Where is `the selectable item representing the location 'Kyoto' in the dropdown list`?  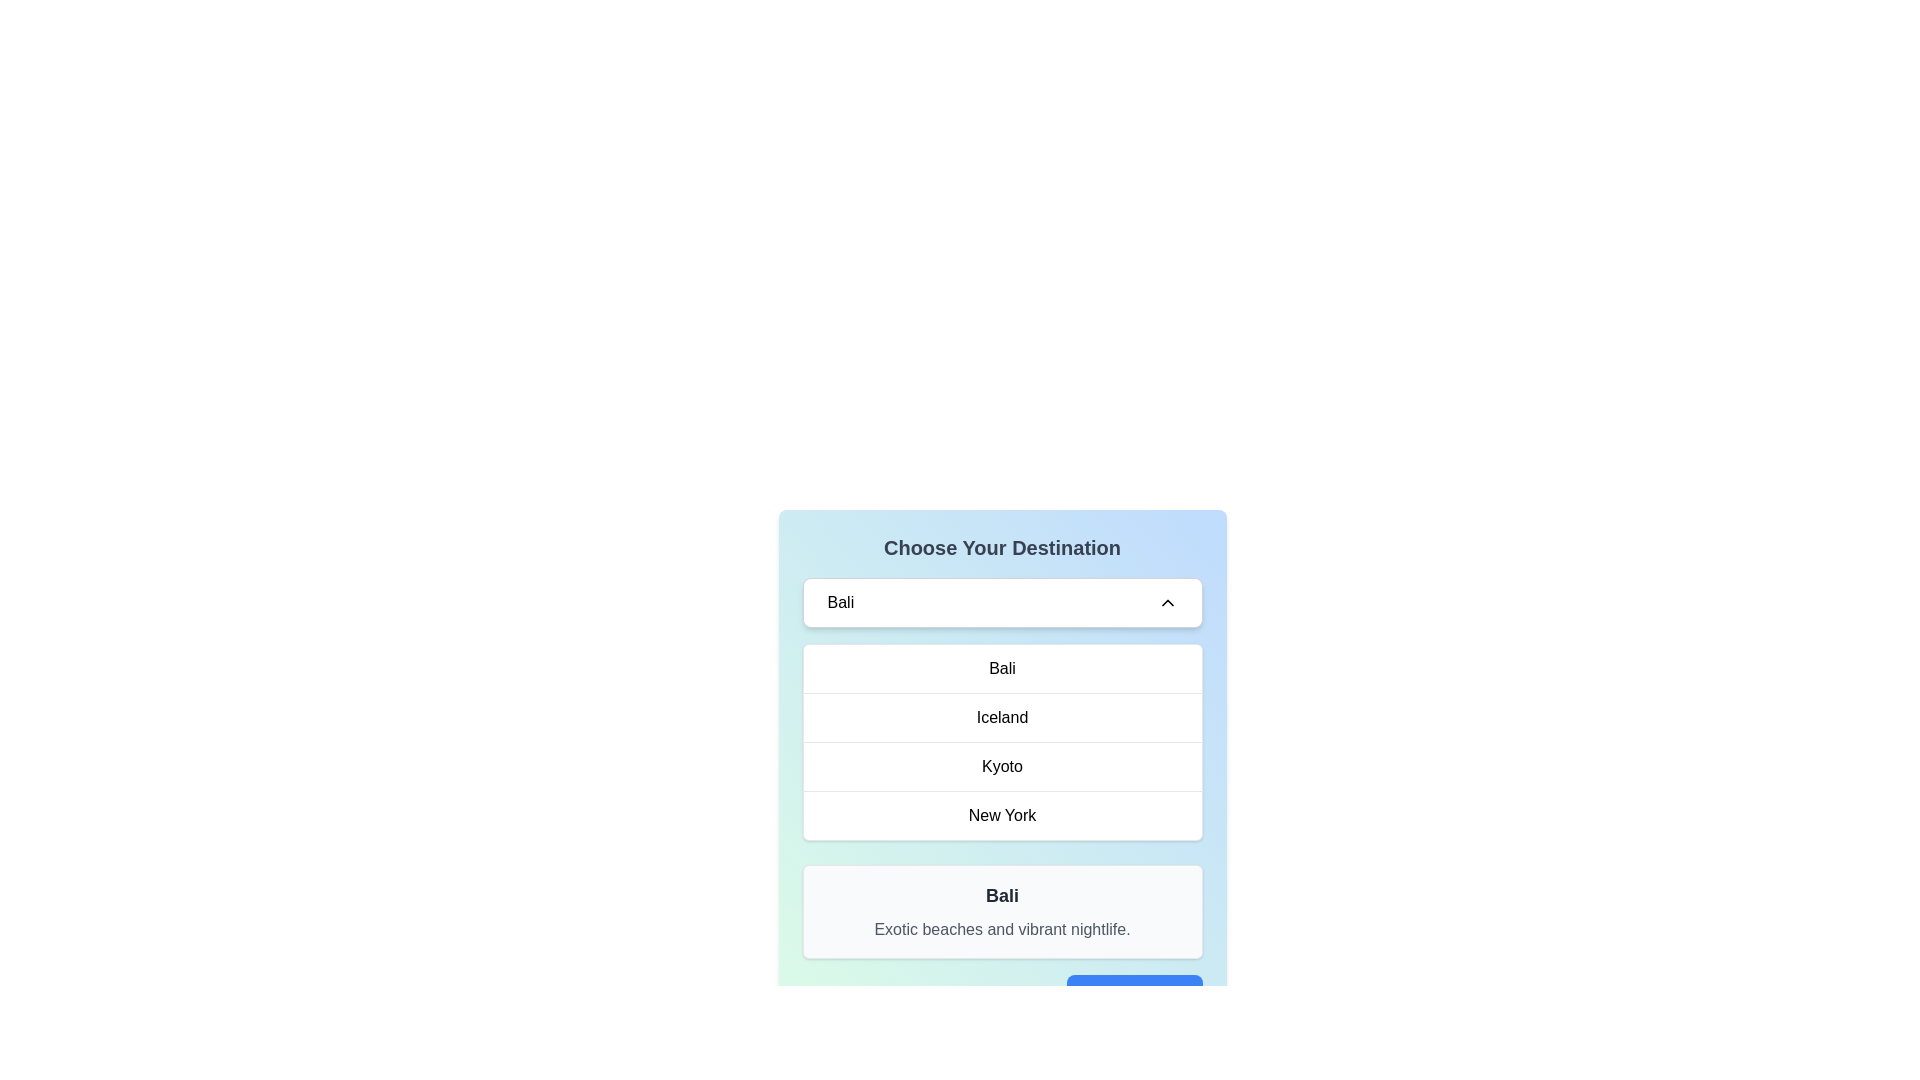 the selectable item representing the location 'Kyoto' in the dropdown list is located at coordinates (1002, 765).